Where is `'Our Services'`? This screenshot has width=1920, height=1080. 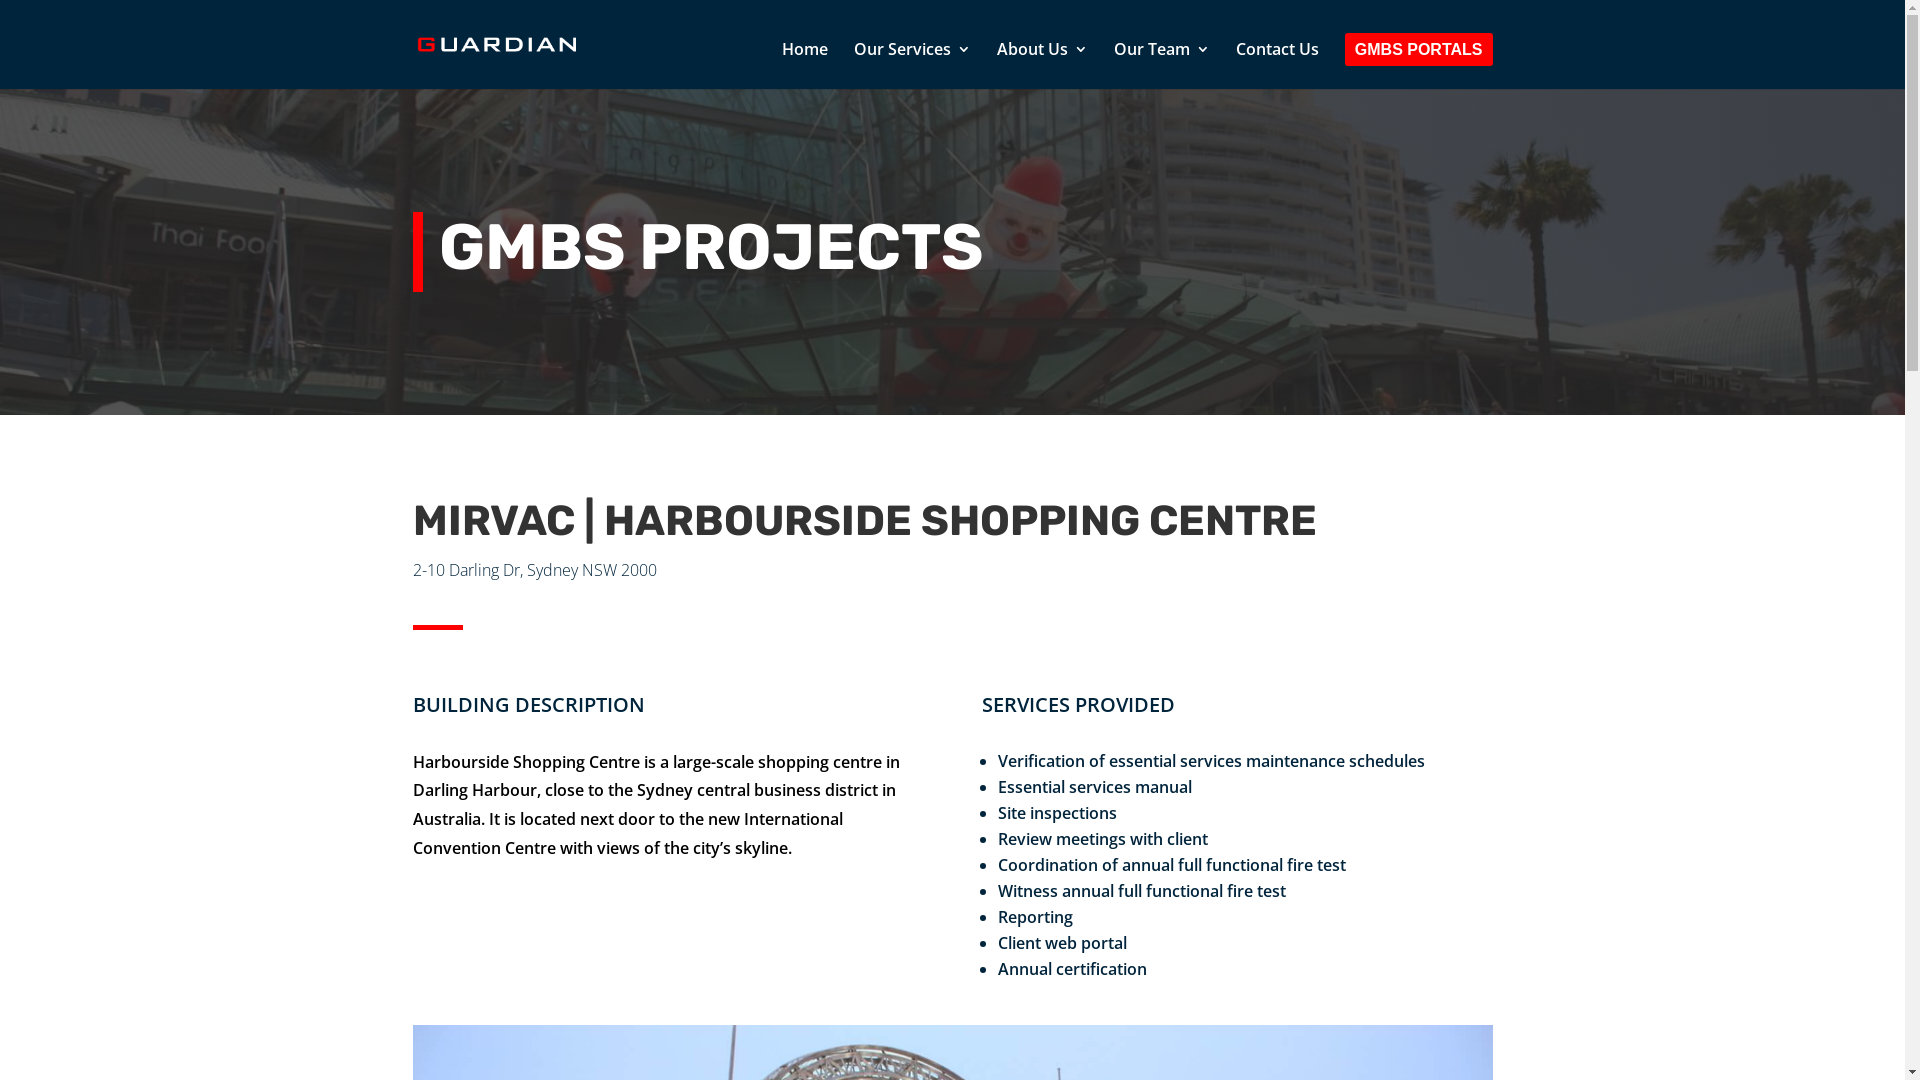 'Our Services' is located at coordinates (854, 64).